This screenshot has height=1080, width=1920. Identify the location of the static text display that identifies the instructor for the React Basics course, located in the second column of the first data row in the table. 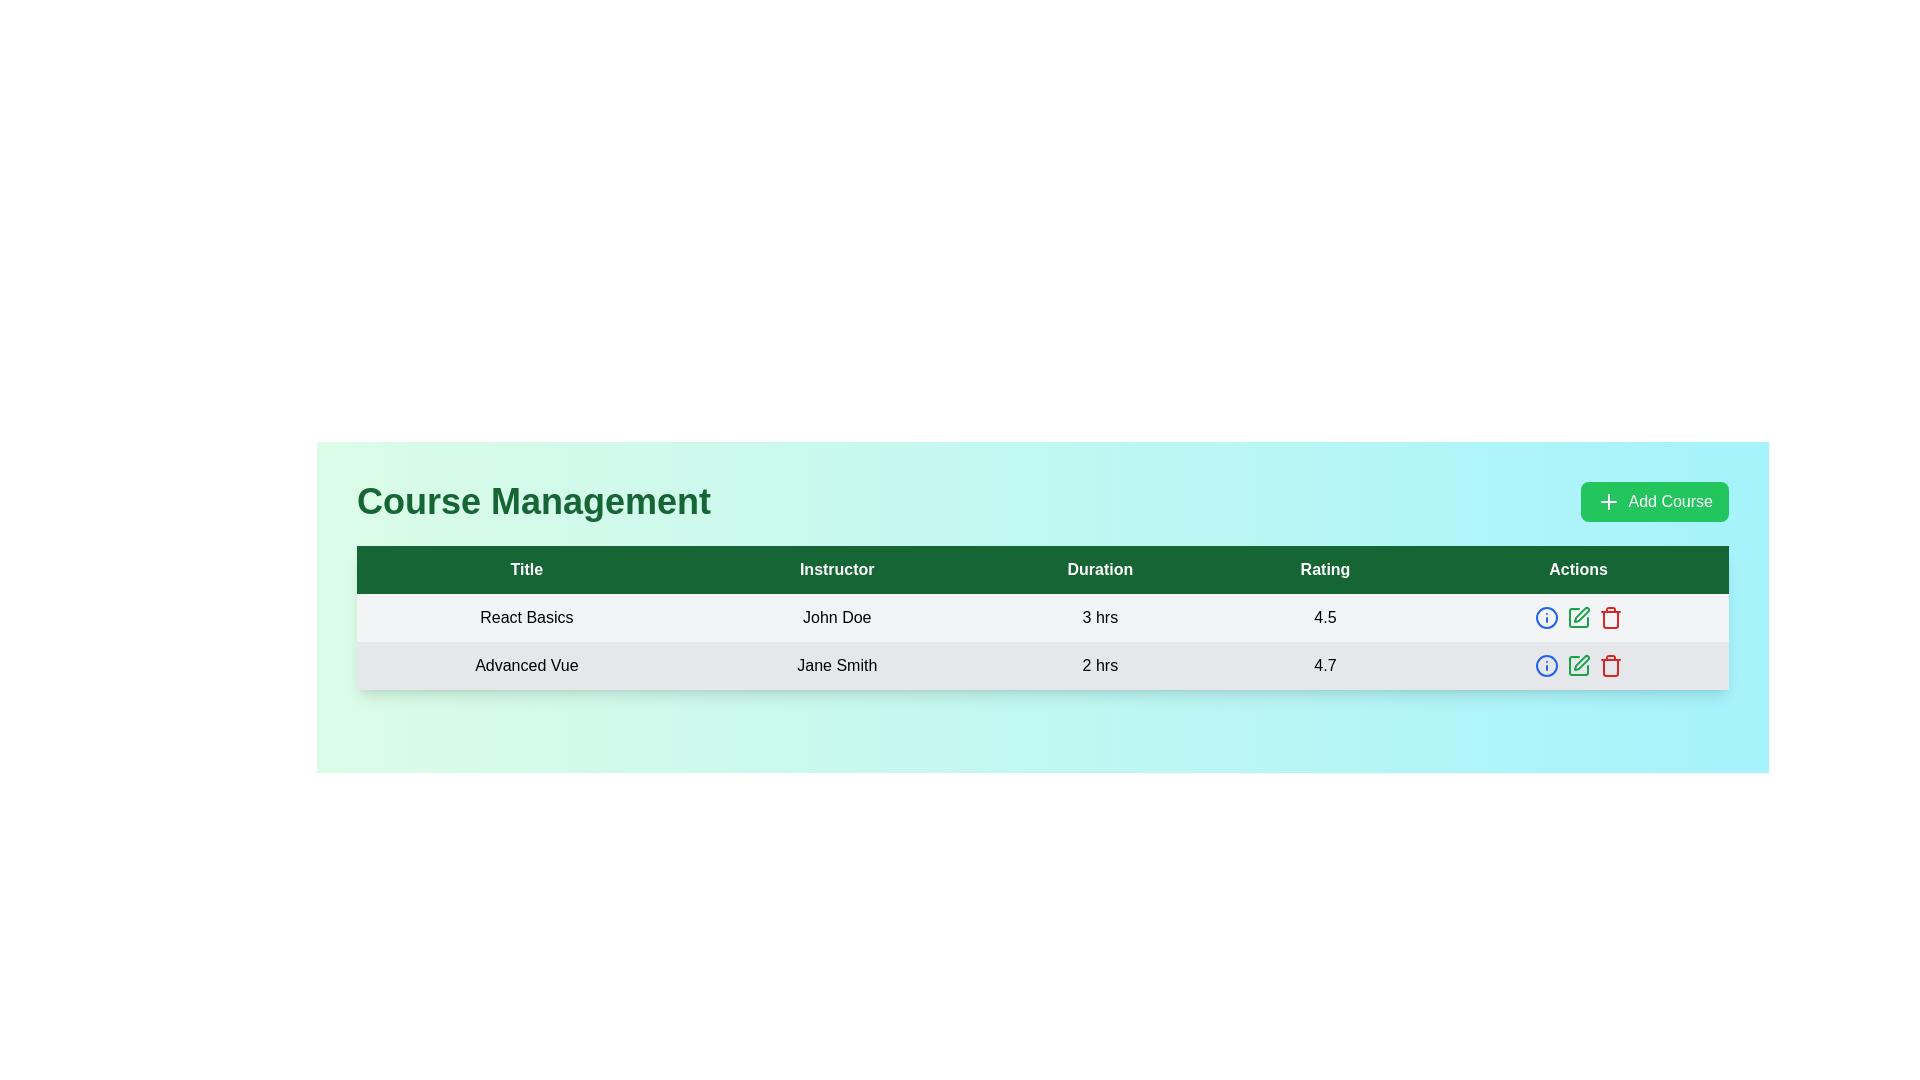
(837, 616).